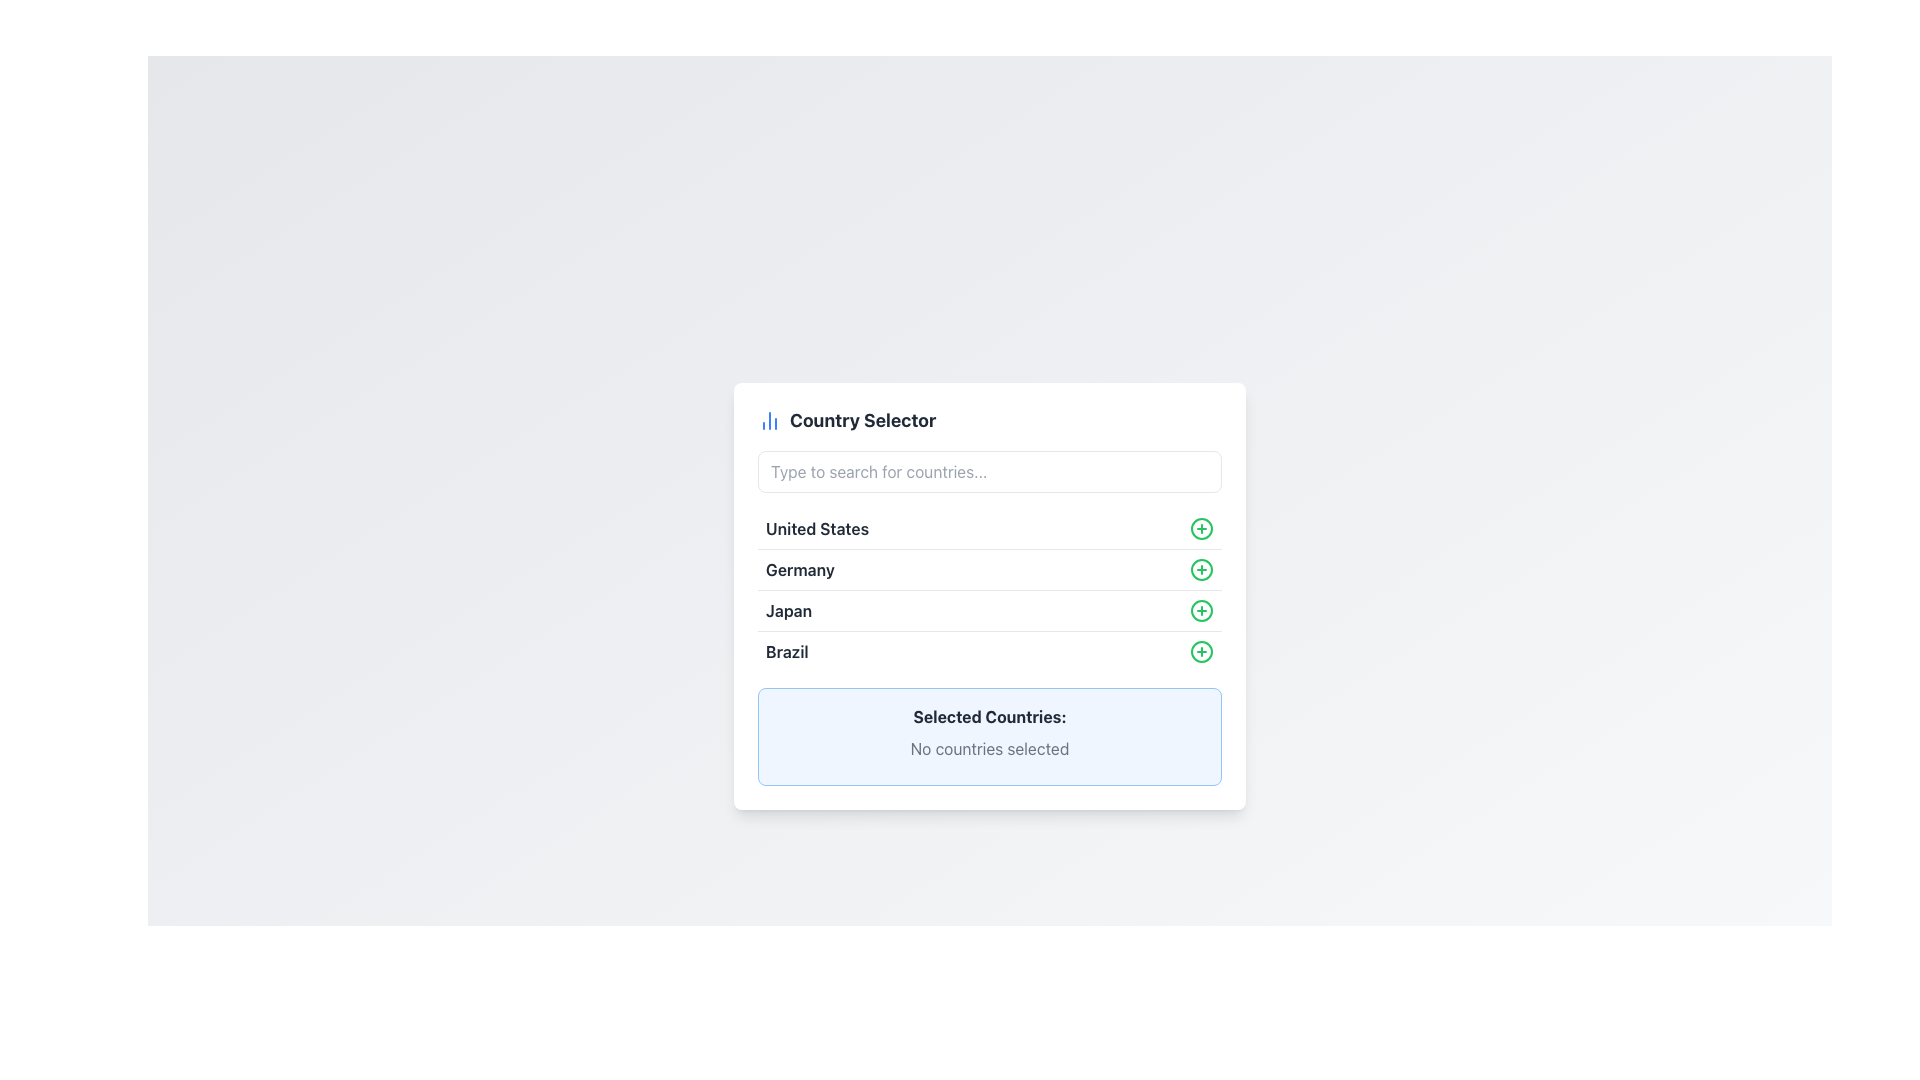 The width and height of the screenshot is (1920, 1080). Describe the element at coordinates (1200, 609) in the screenshot. I see `the central circular shape of the '+' icon next to the 'Japan' entry in the list` at that location.